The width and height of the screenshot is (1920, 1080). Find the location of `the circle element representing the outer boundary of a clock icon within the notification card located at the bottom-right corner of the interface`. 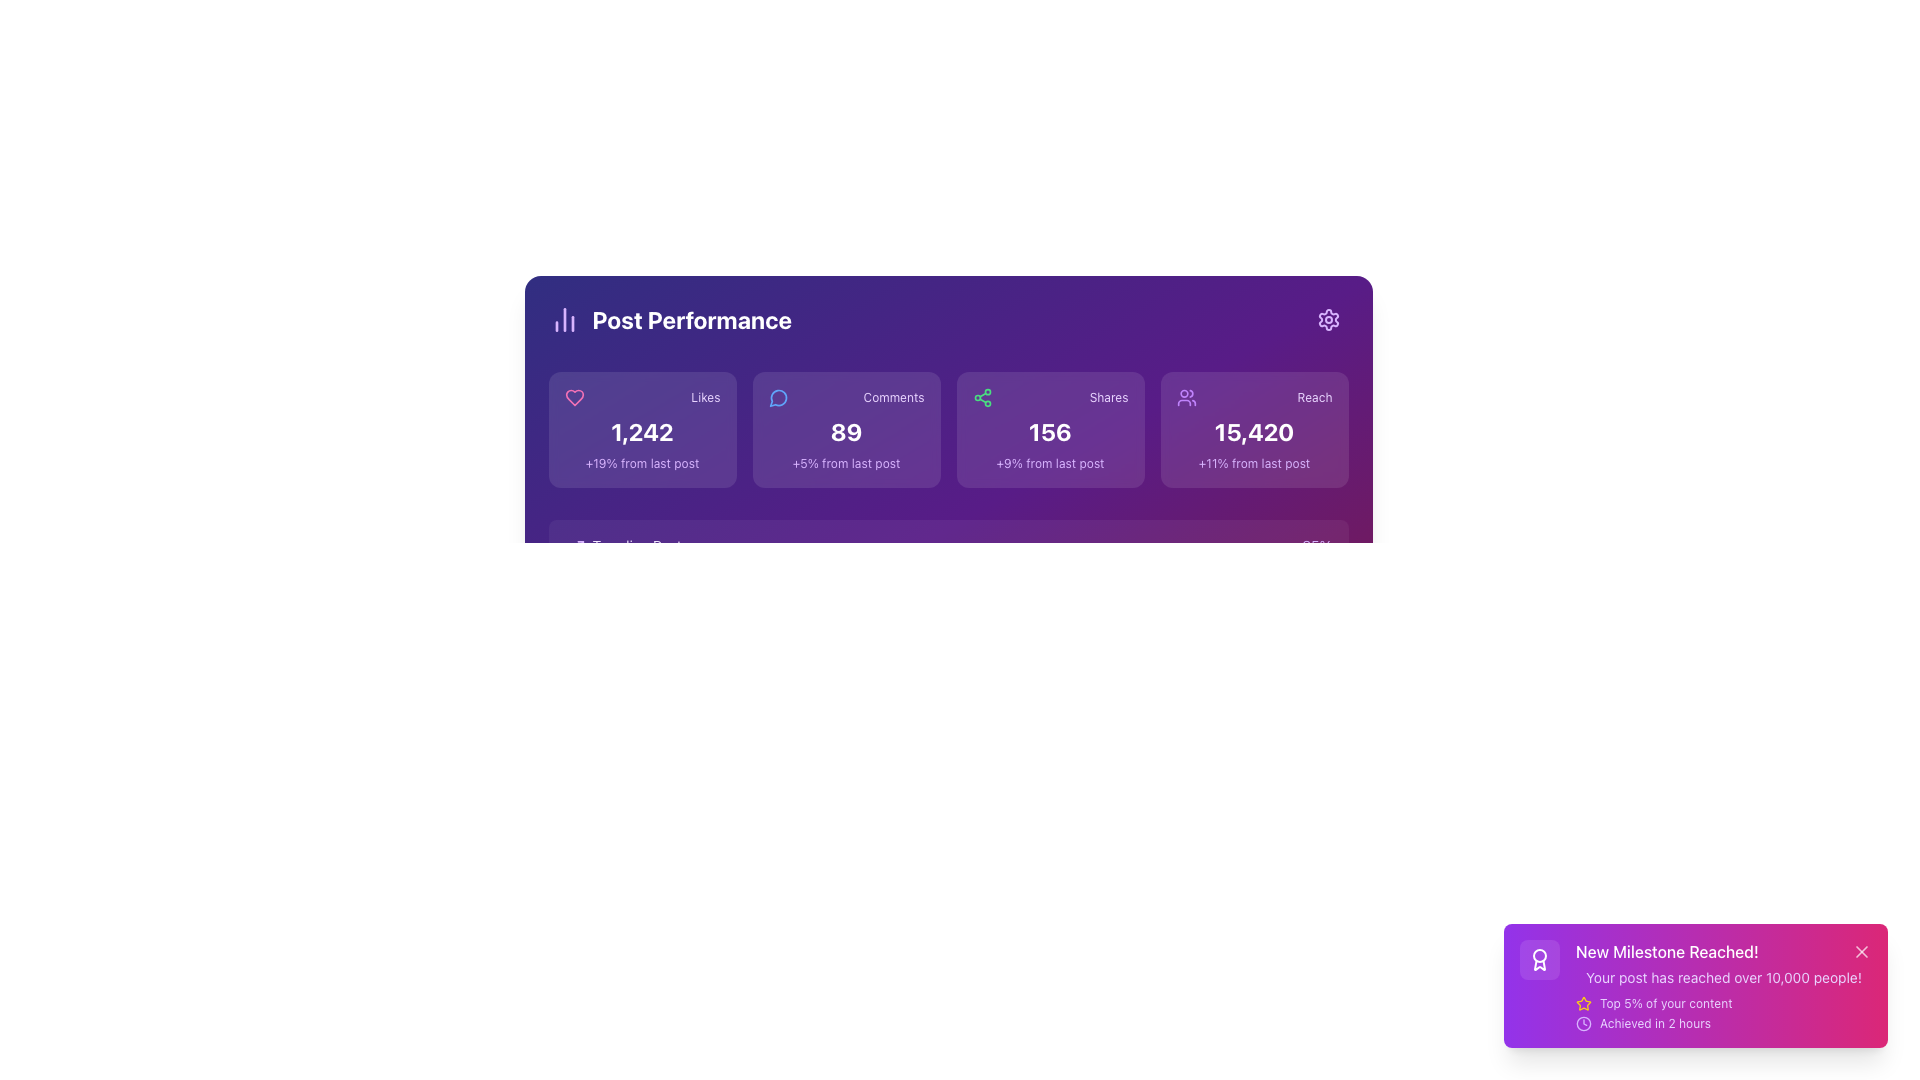

the circle element representing the outer boundary of a clock icon within the notification card located at the bottom-right corner of the interface is located at coordinates (1583, 1023).